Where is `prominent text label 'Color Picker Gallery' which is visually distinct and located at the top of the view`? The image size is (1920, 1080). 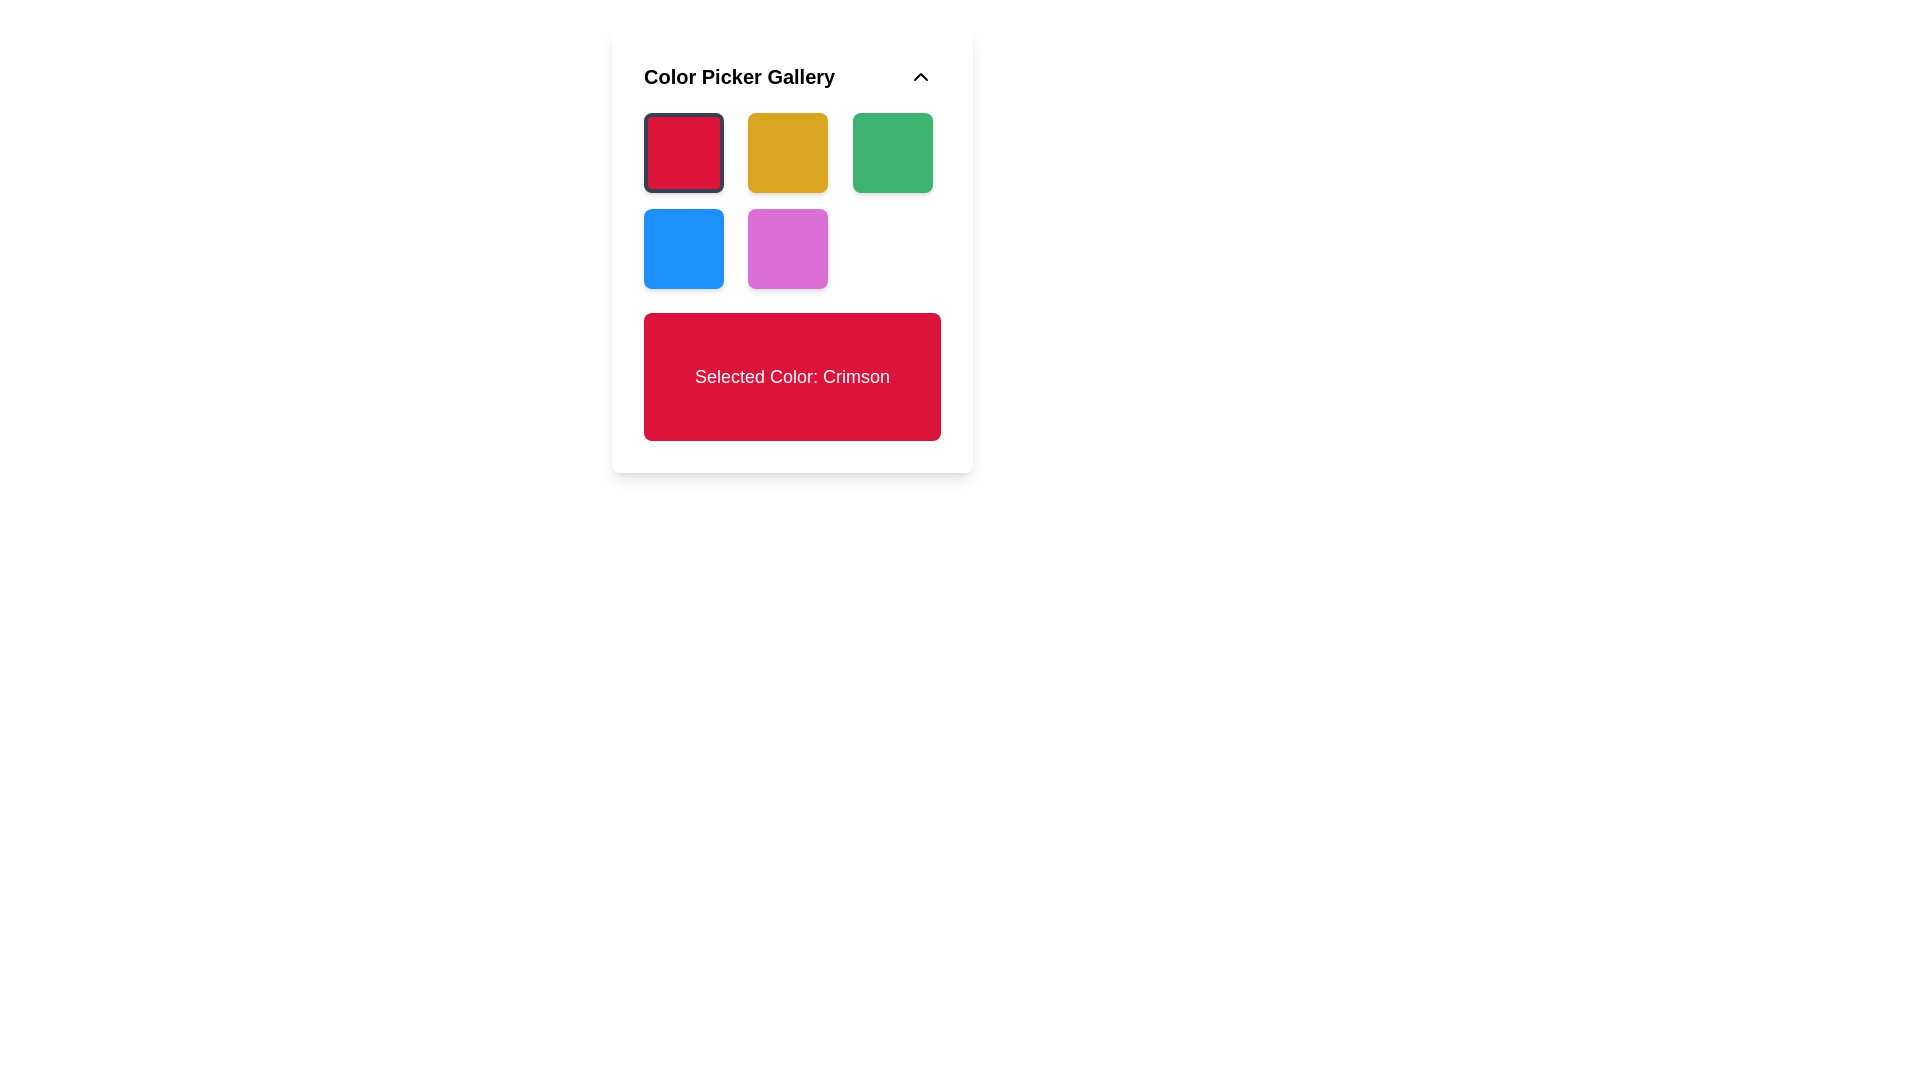
prominent text label 'Color Picker Gallery' which is visually distinct and located at the top of the view is located at coordinates (738, 76).